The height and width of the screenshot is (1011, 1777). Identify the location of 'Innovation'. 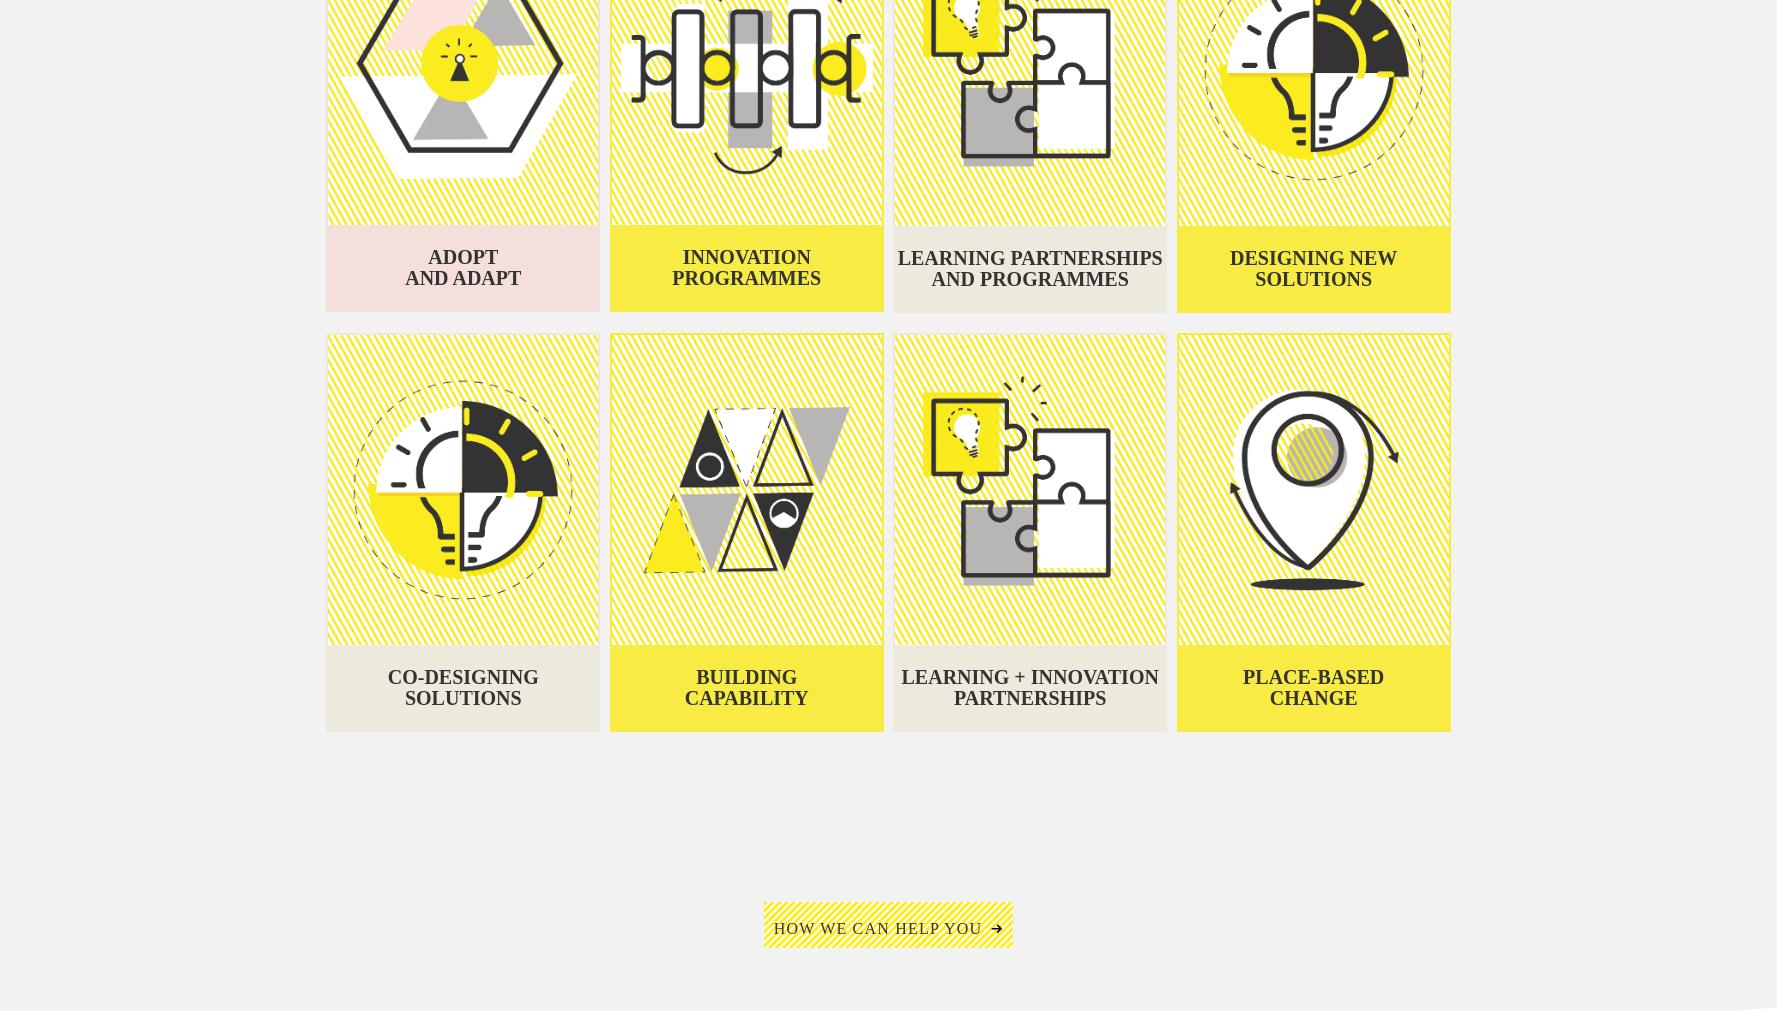
(744, 256).